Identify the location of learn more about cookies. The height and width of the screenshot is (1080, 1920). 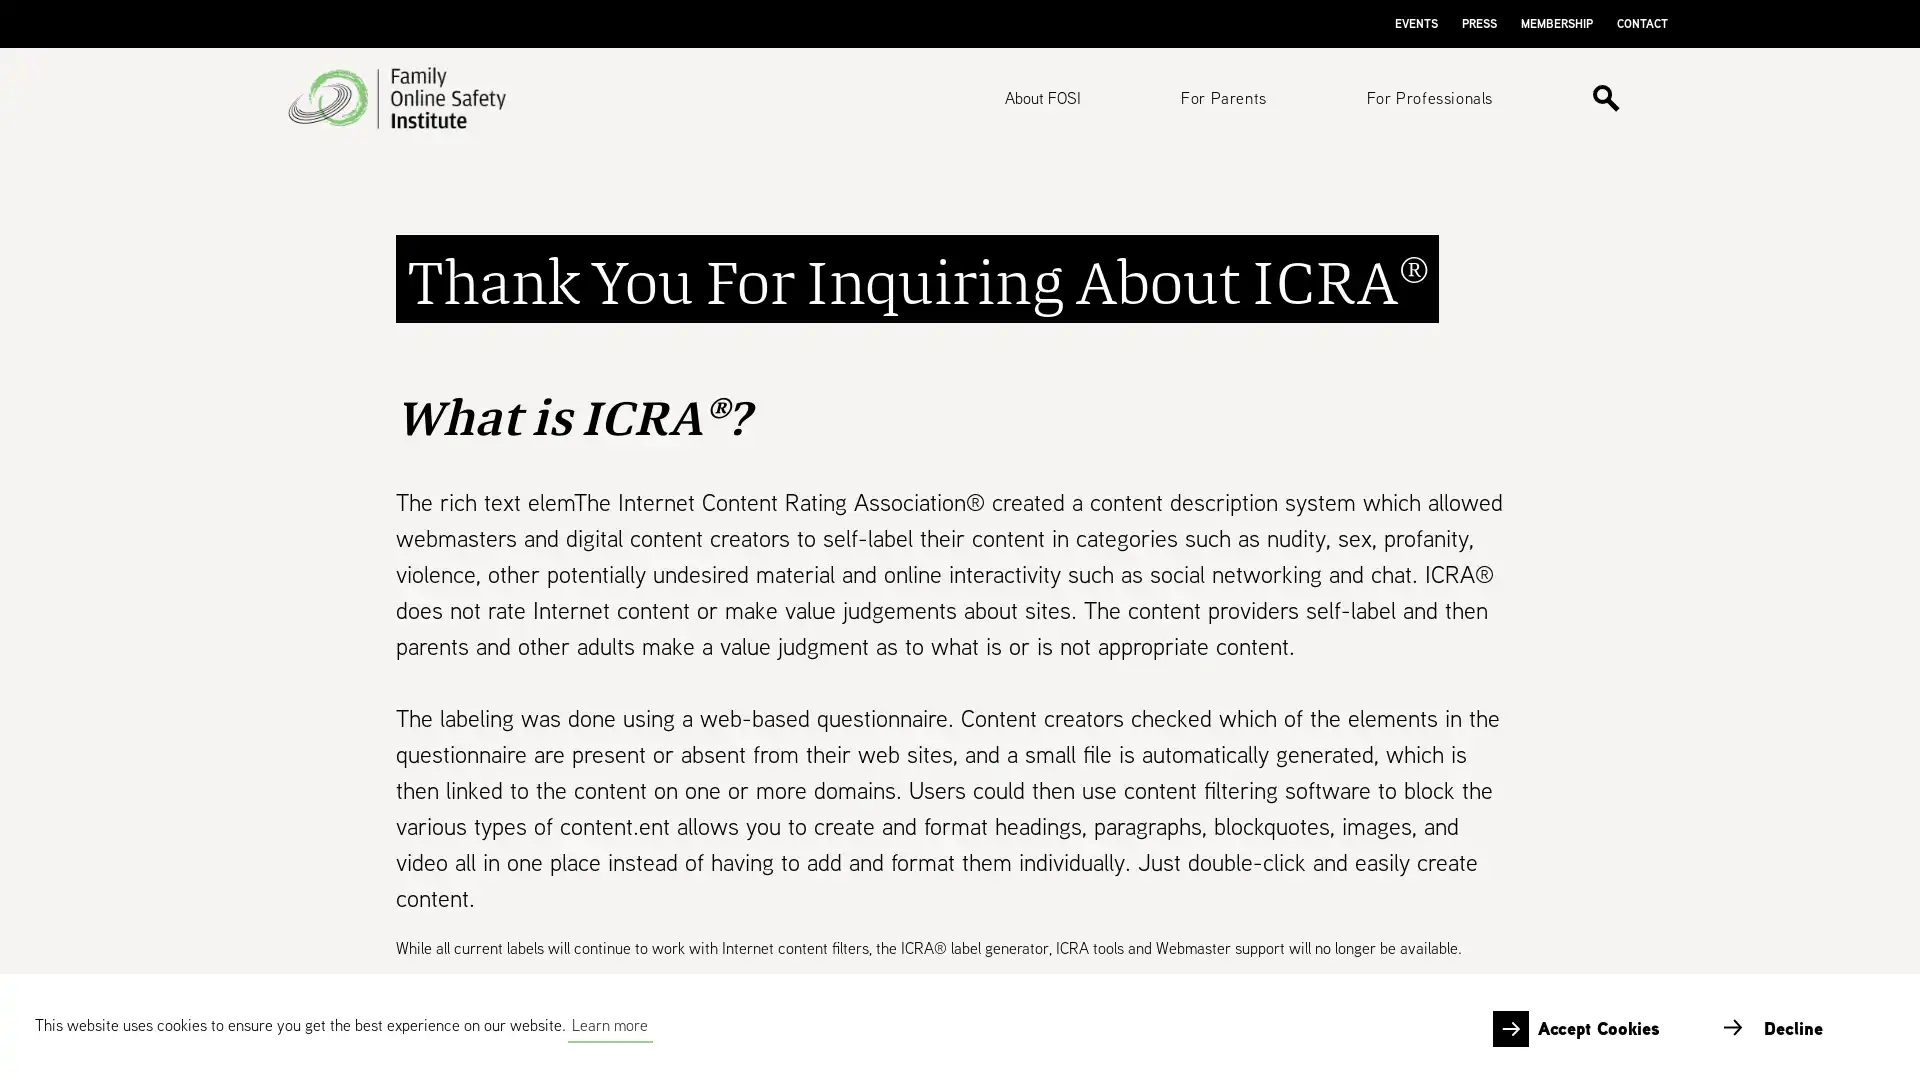
(609, 1026).